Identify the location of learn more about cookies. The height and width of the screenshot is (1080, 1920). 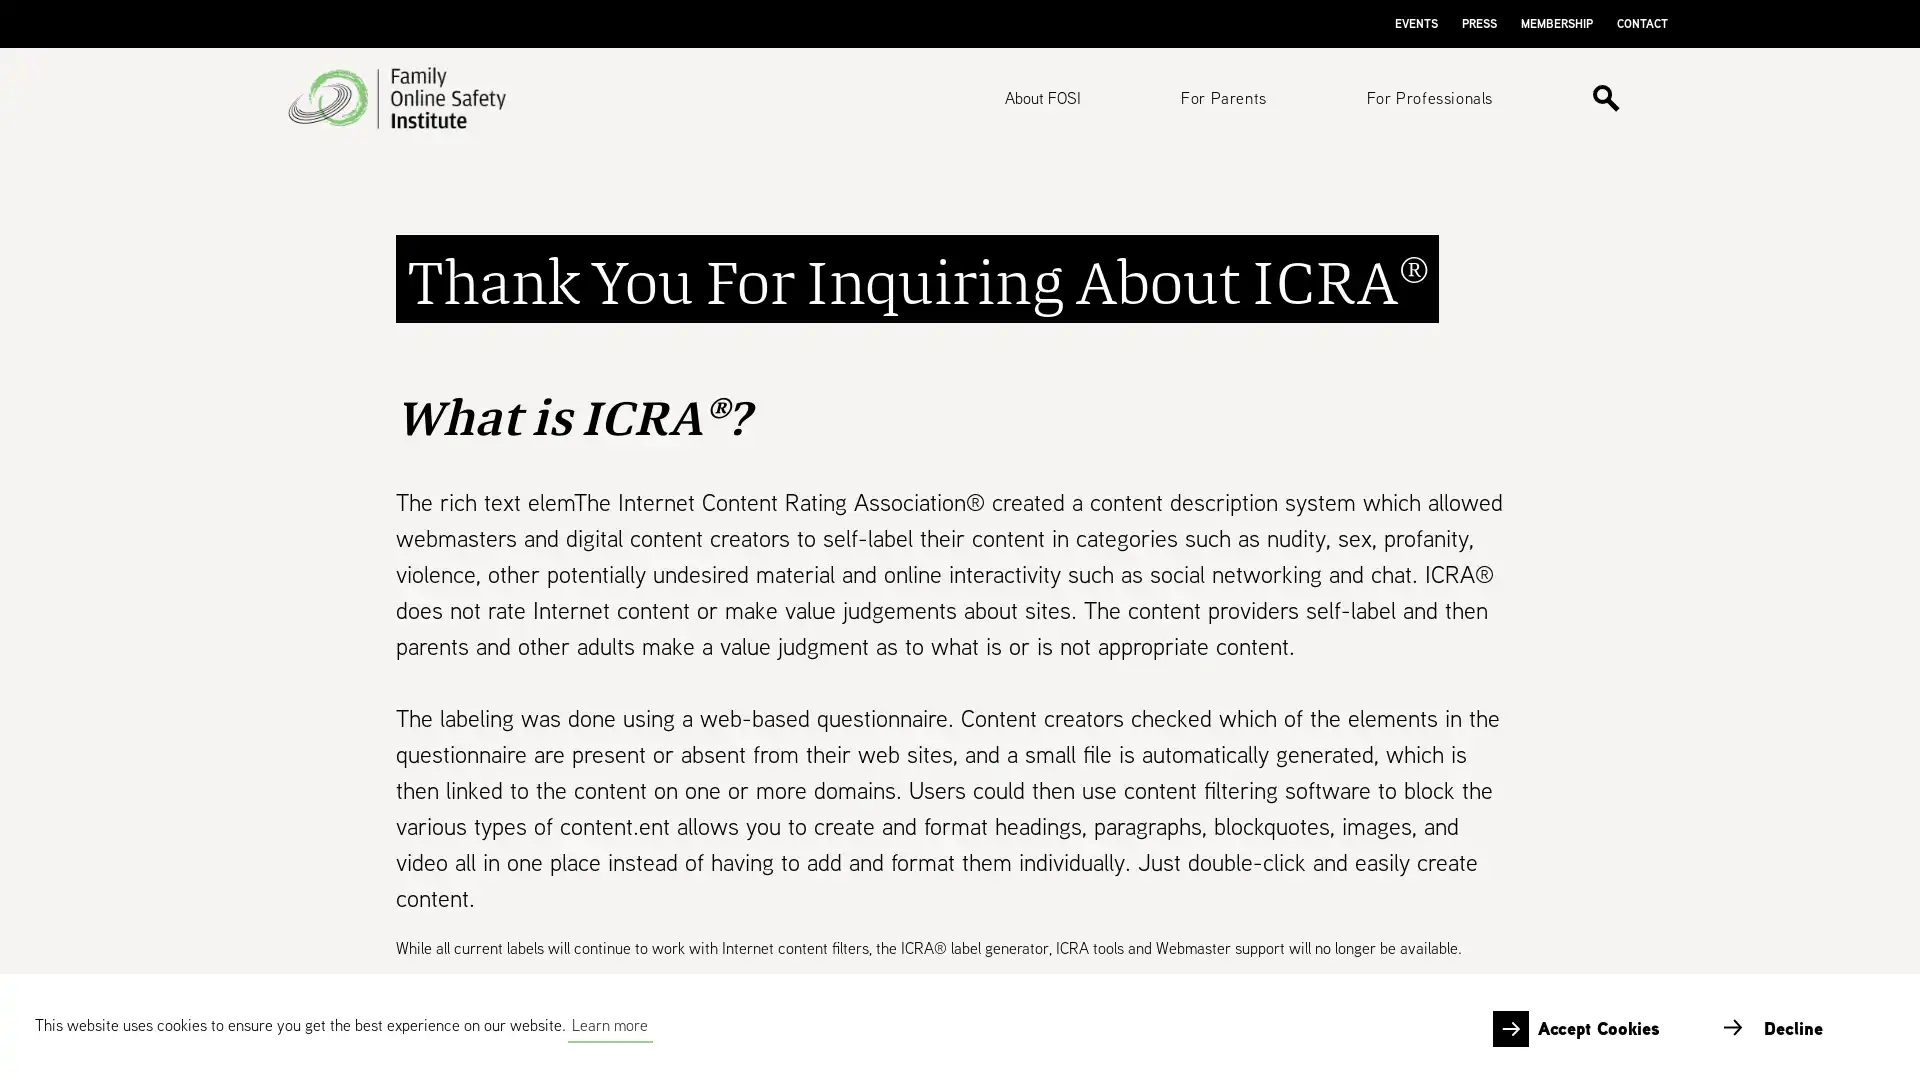
(609, 1026).